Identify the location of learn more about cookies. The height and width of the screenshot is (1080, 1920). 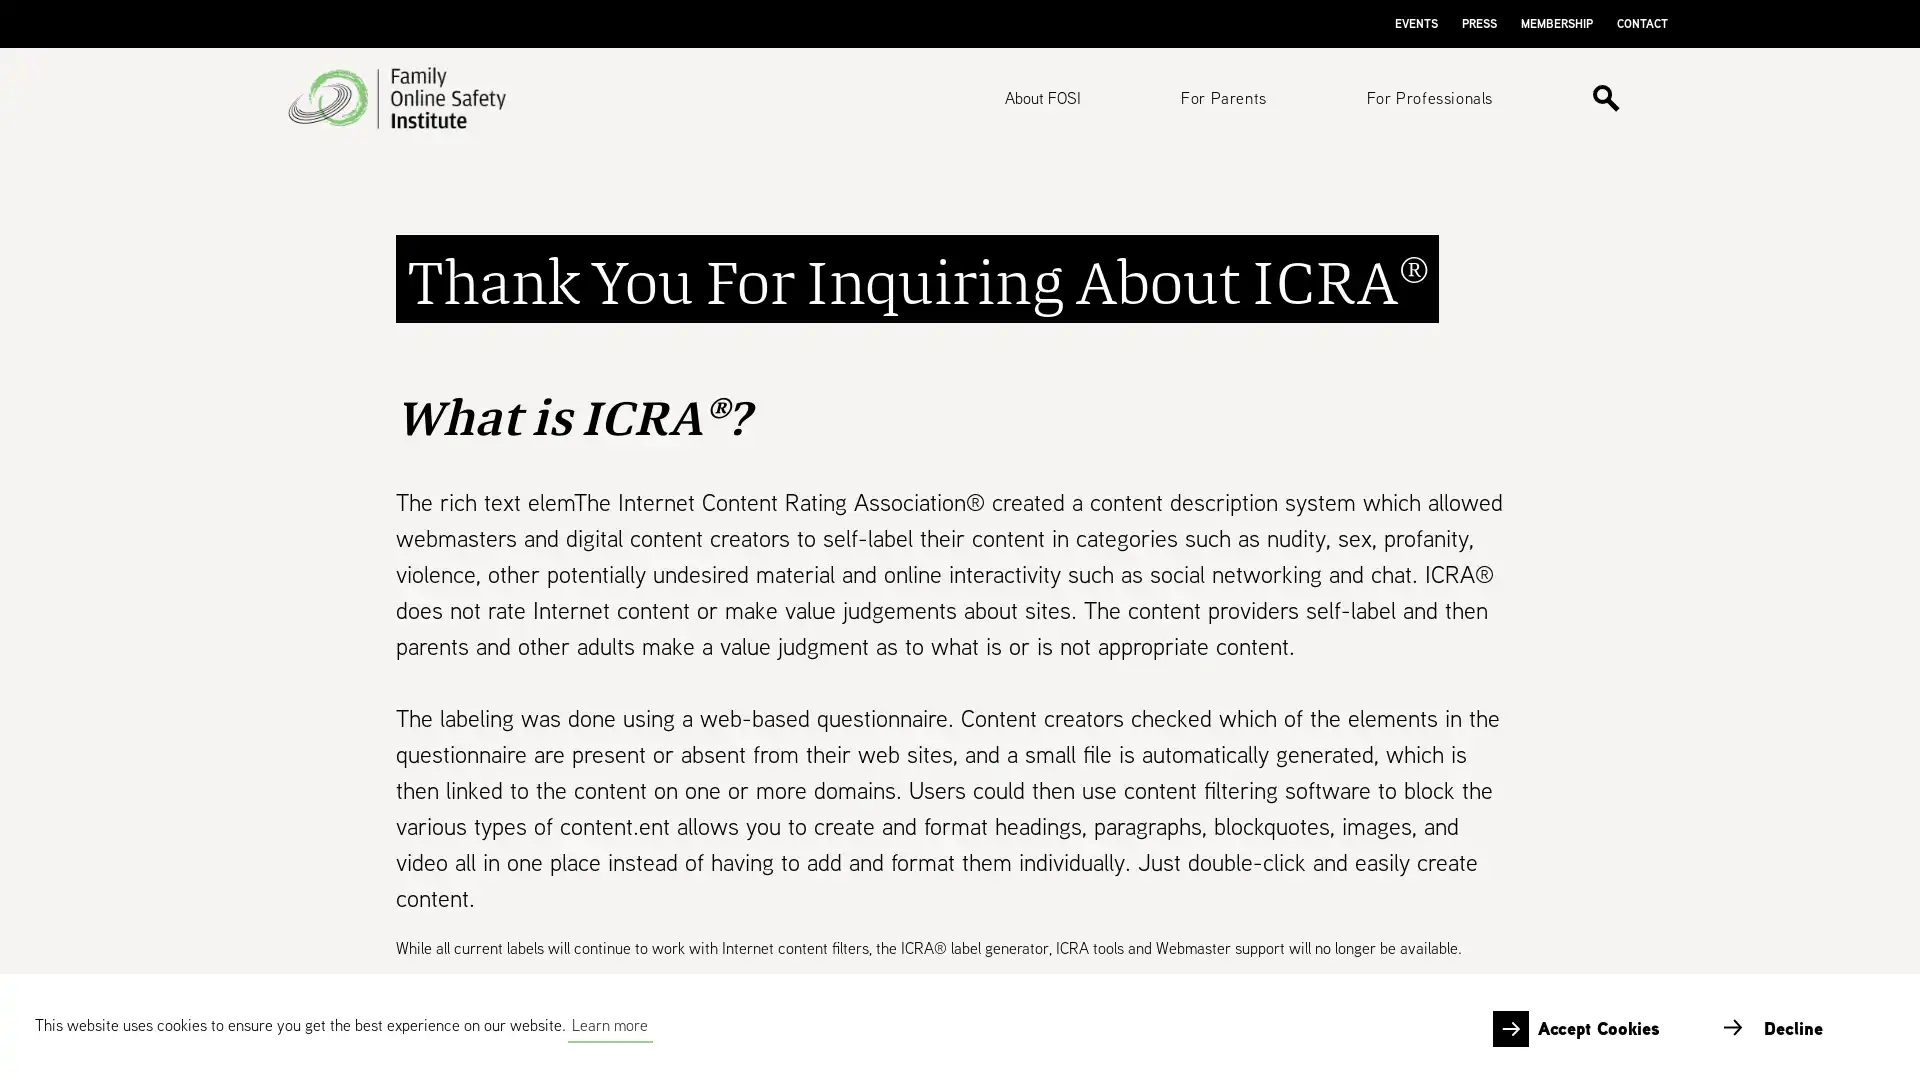
(609, 1026).